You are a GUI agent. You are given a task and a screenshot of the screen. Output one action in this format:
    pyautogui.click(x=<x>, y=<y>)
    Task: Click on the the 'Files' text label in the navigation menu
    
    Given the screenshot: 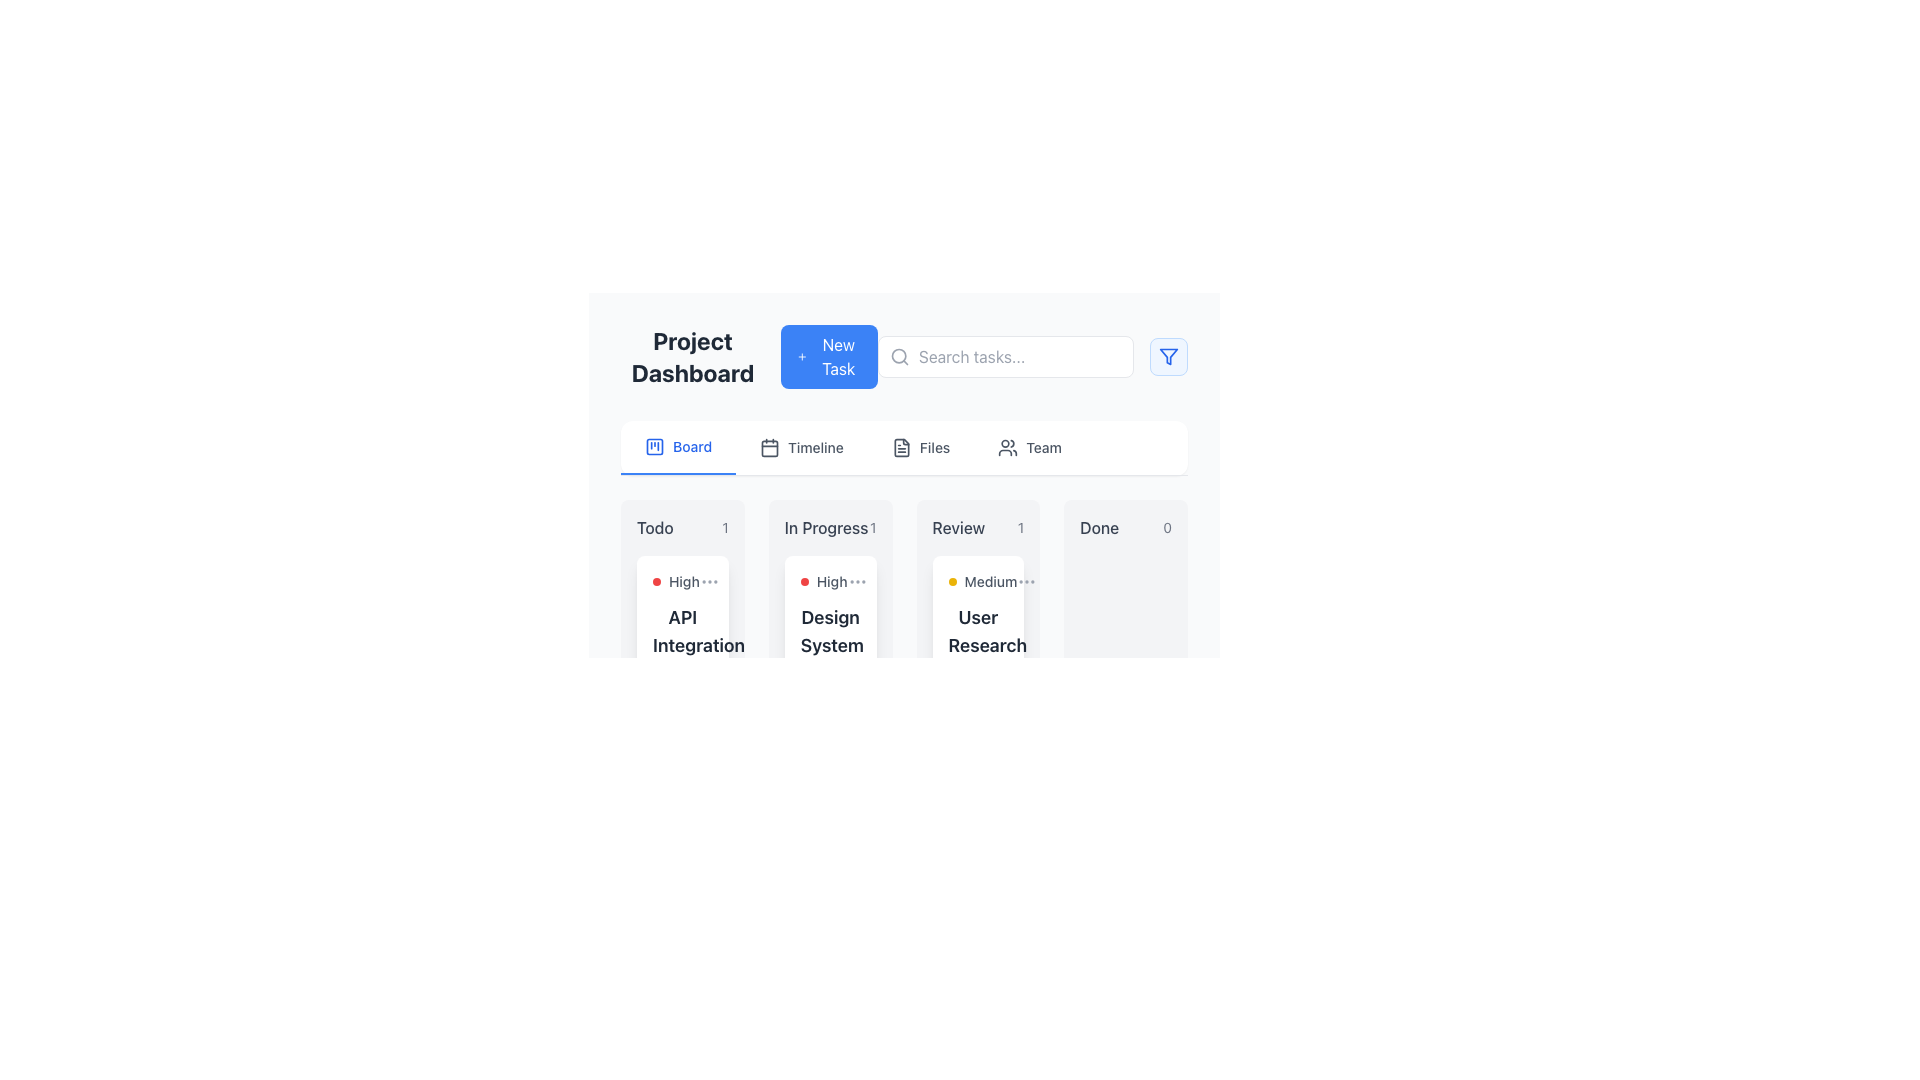 What is the action you would take?
    pyautogui.click(x=934, y=446)
    